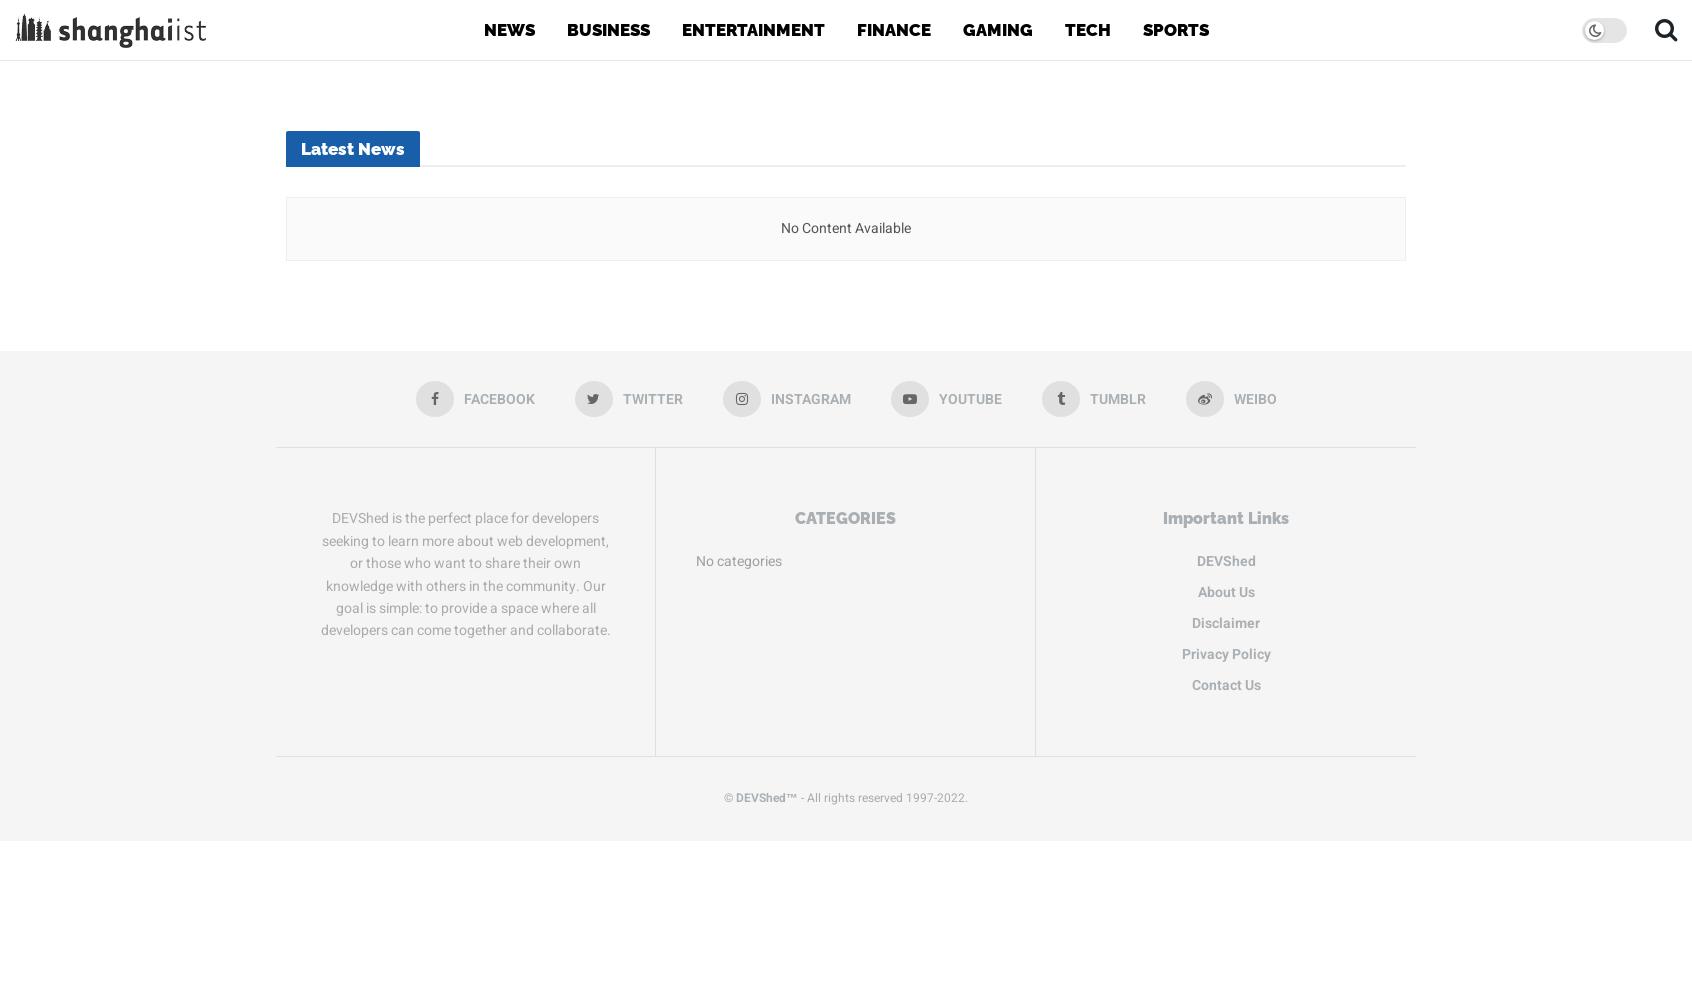 This screenshot has height=1000, width=1692. Describe the element at coordinates (738, 560) in the screenshot. I see `'No categories'` at that location.